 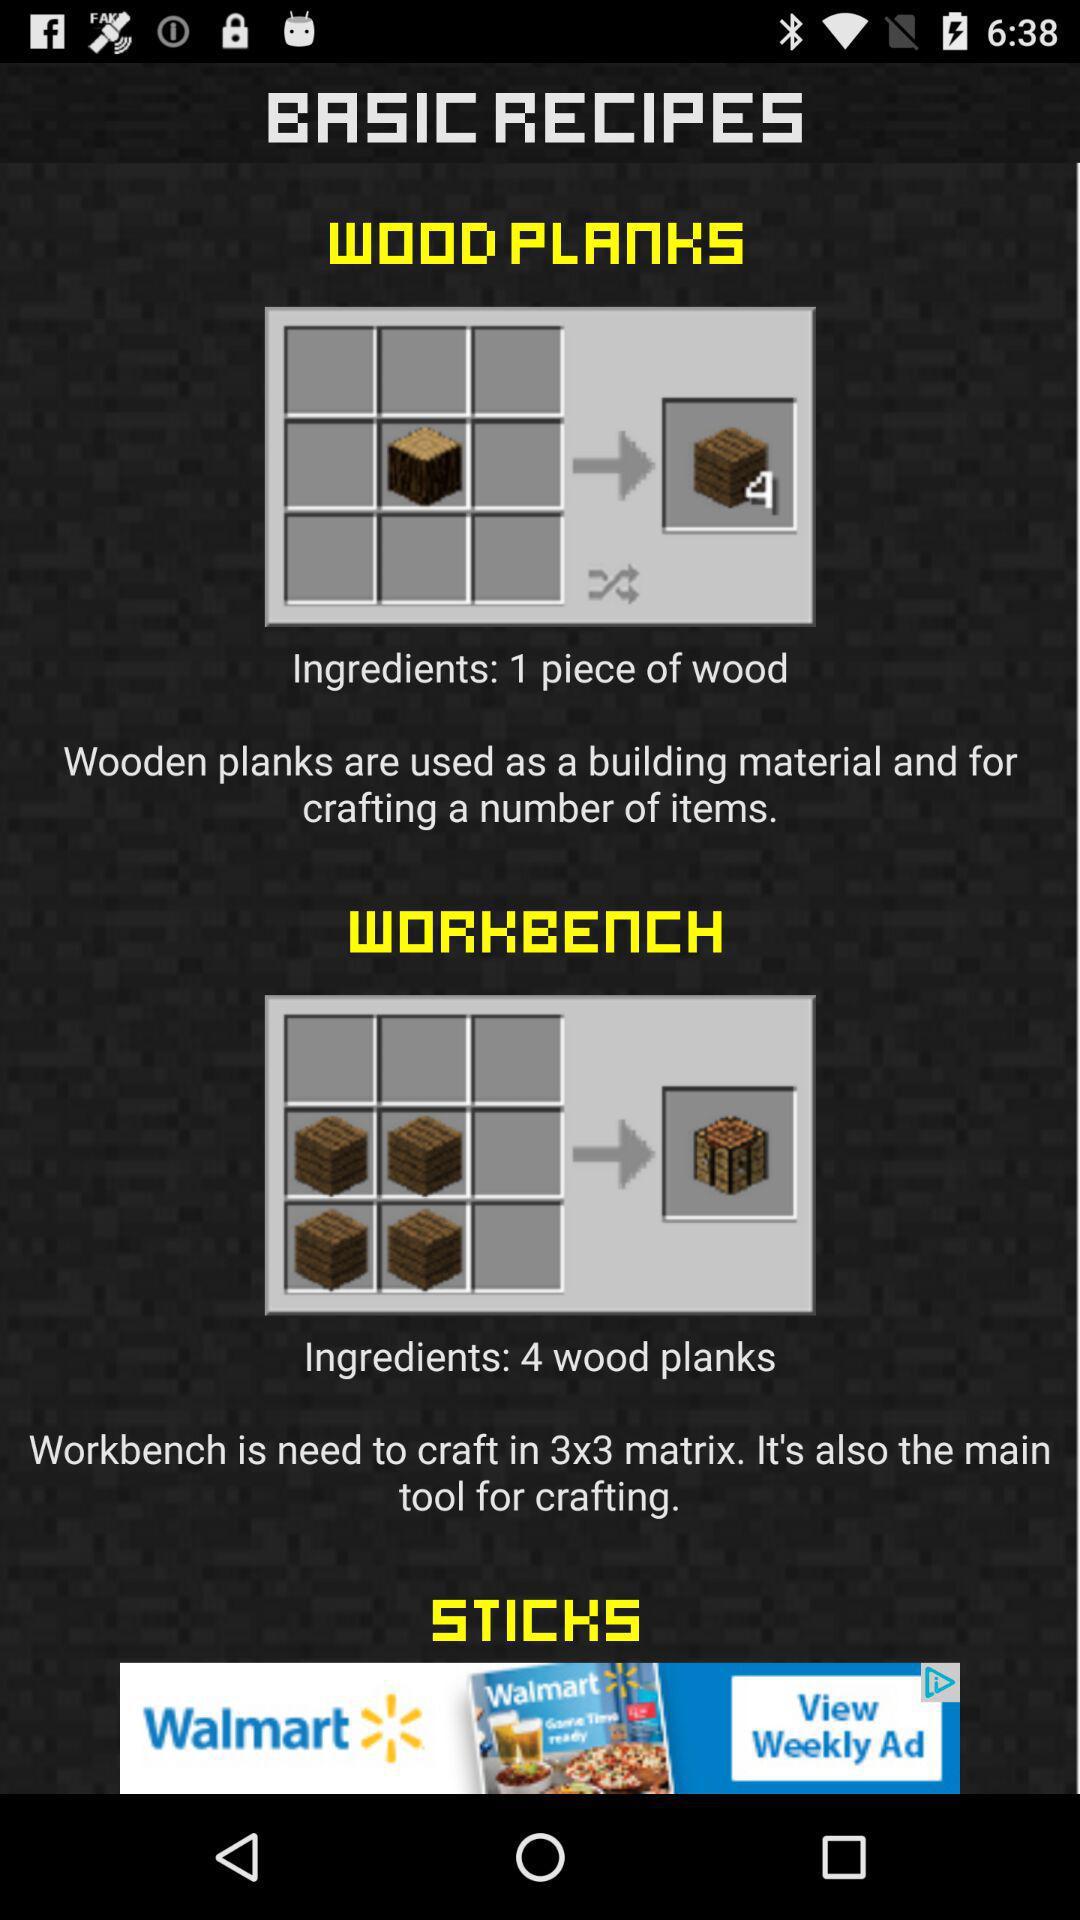 What do you see at coordinates (540, 1727) in the screenshot?
I see `icon below the ingredients 4 wood item` at bounding box center [540, 1727].